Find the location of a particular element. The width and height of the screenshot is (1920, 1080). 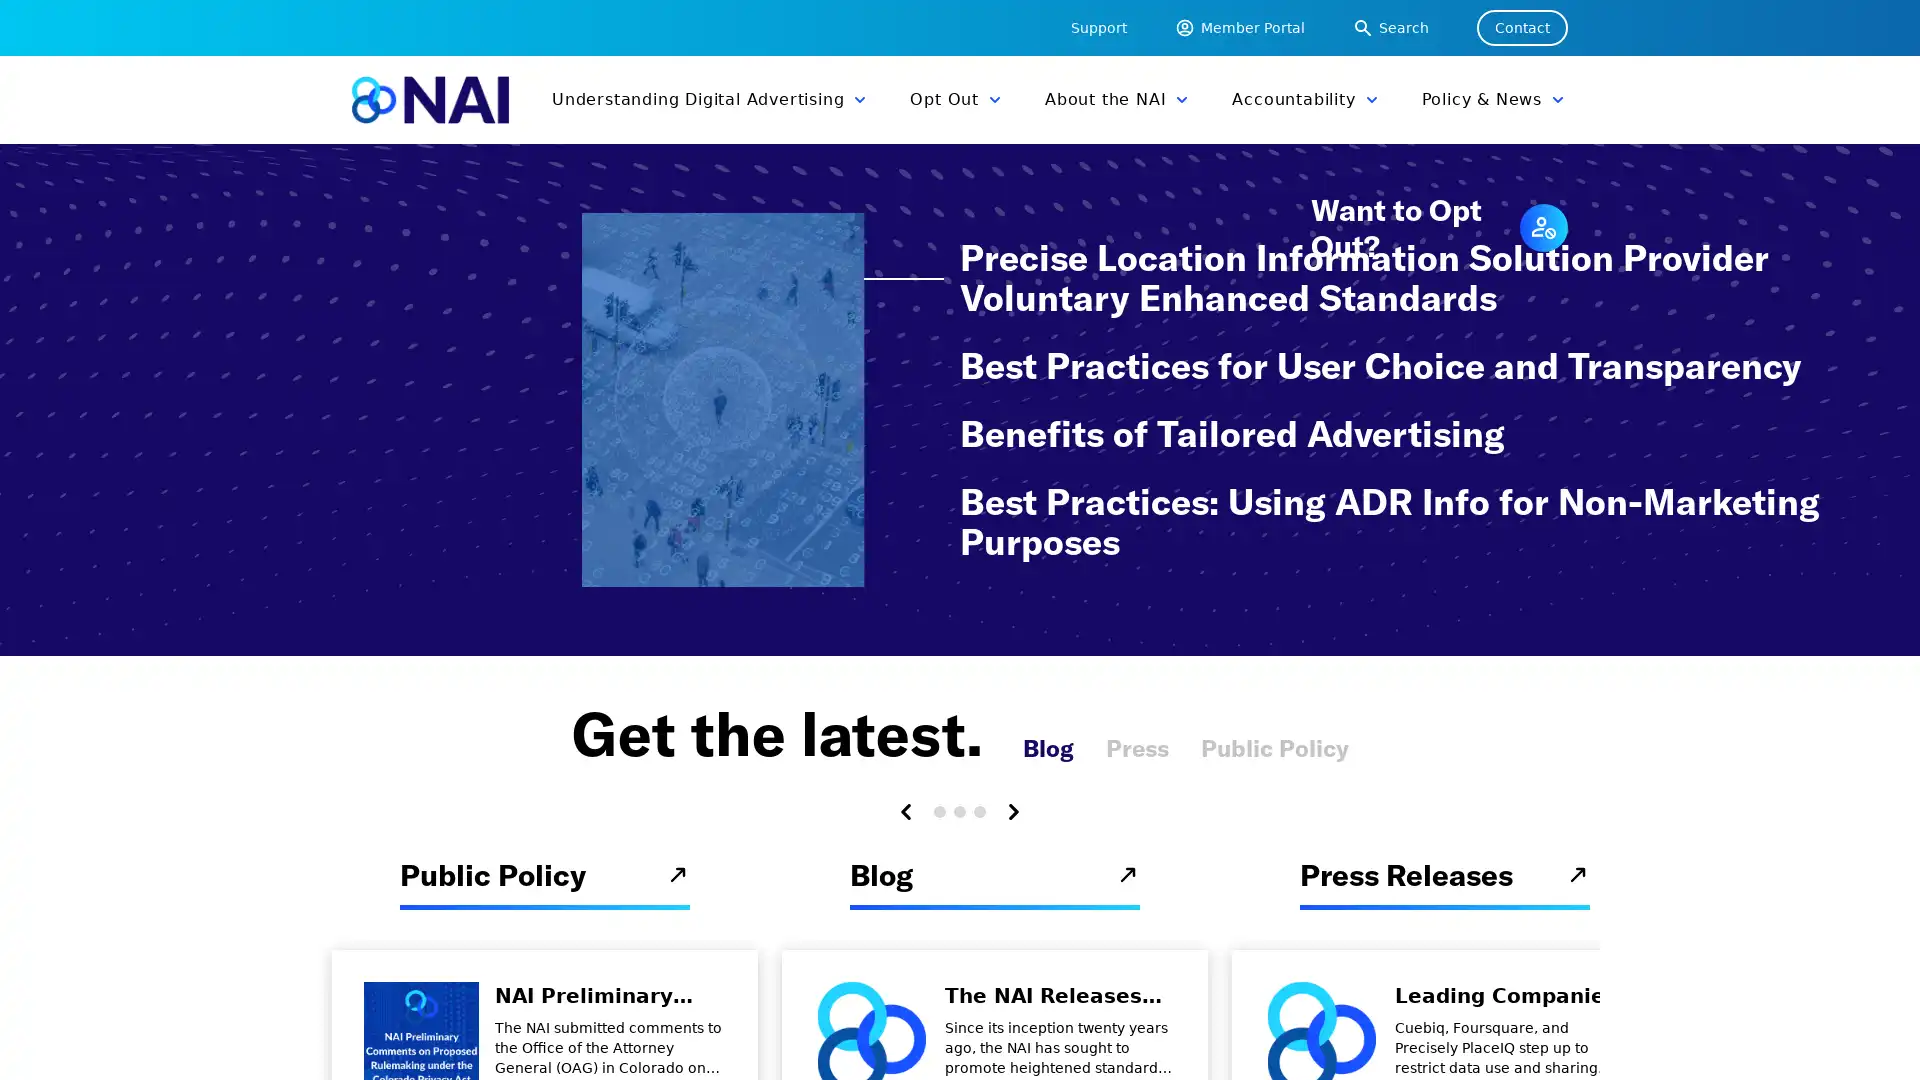

Press is located at coordinates (1136, 748).